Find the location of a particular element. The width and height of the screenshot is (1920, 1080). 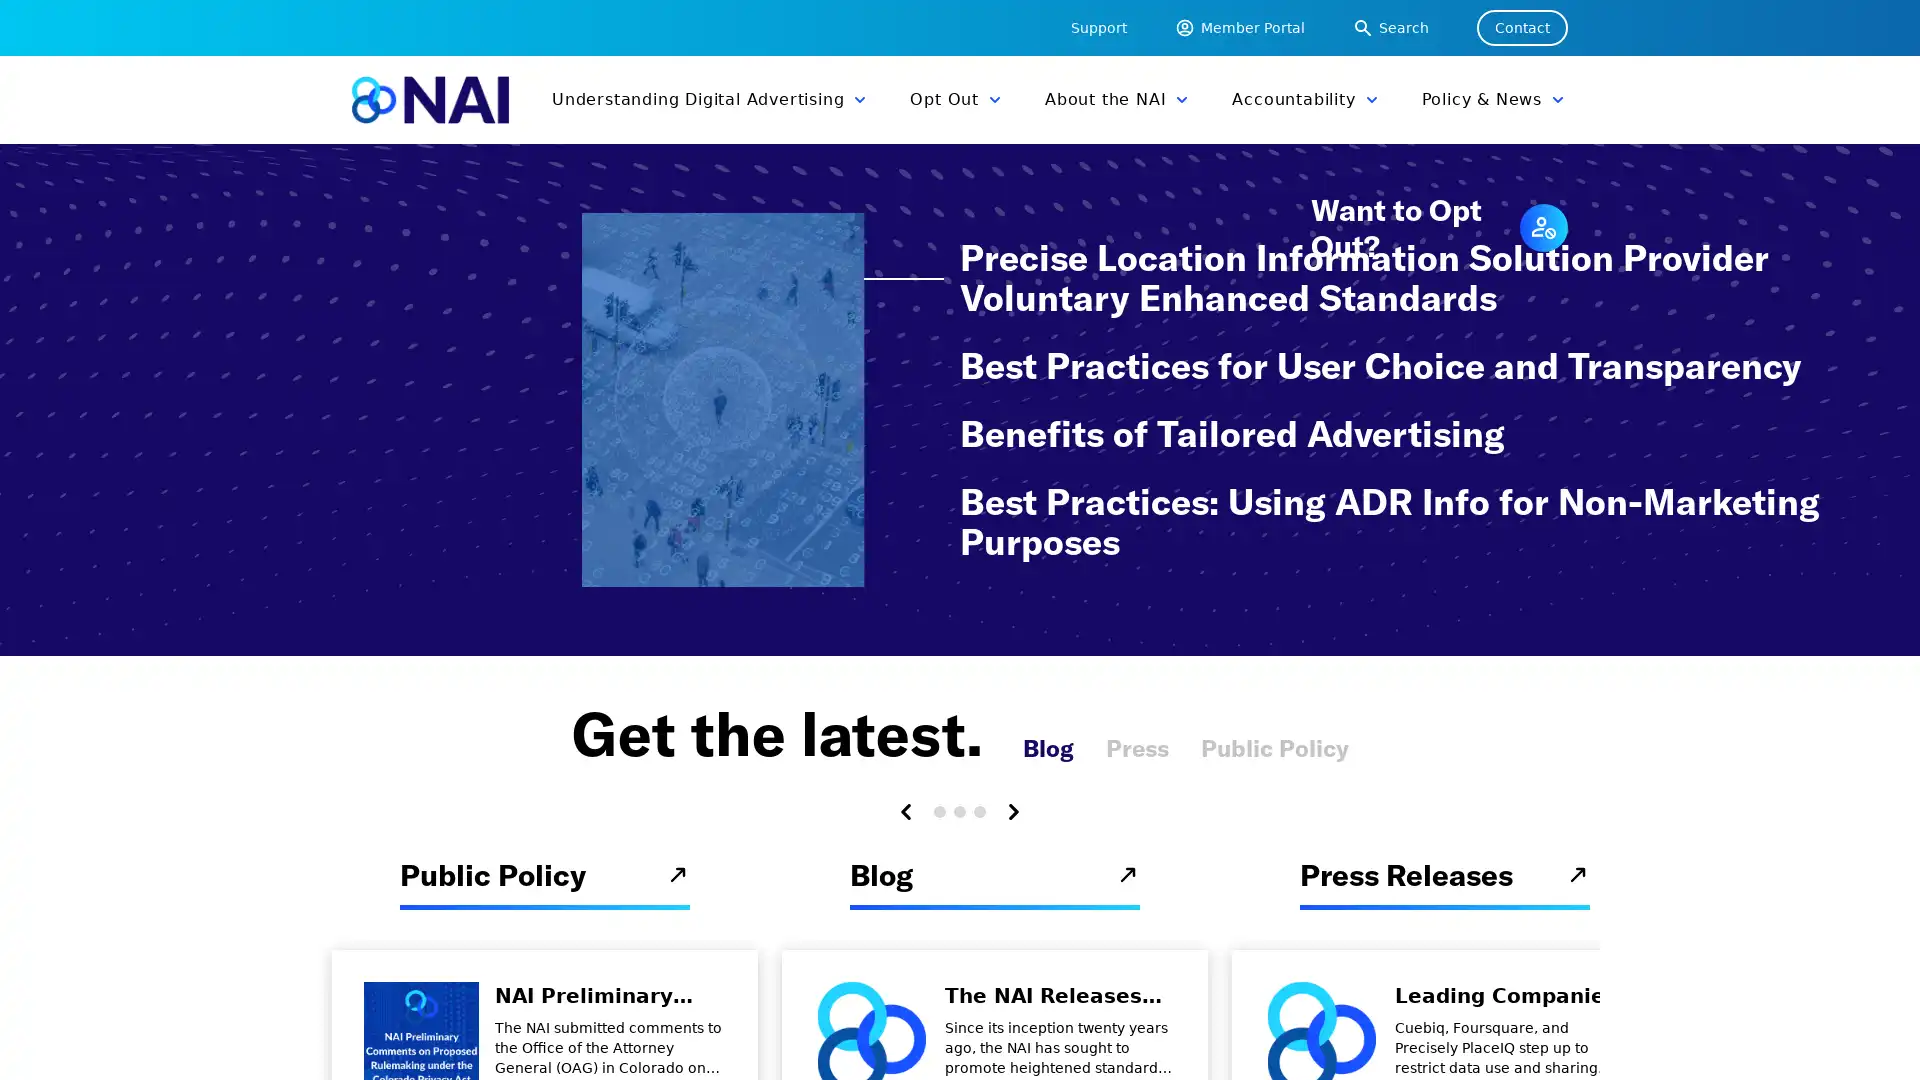

Press is located at coordinates (1136, 748).